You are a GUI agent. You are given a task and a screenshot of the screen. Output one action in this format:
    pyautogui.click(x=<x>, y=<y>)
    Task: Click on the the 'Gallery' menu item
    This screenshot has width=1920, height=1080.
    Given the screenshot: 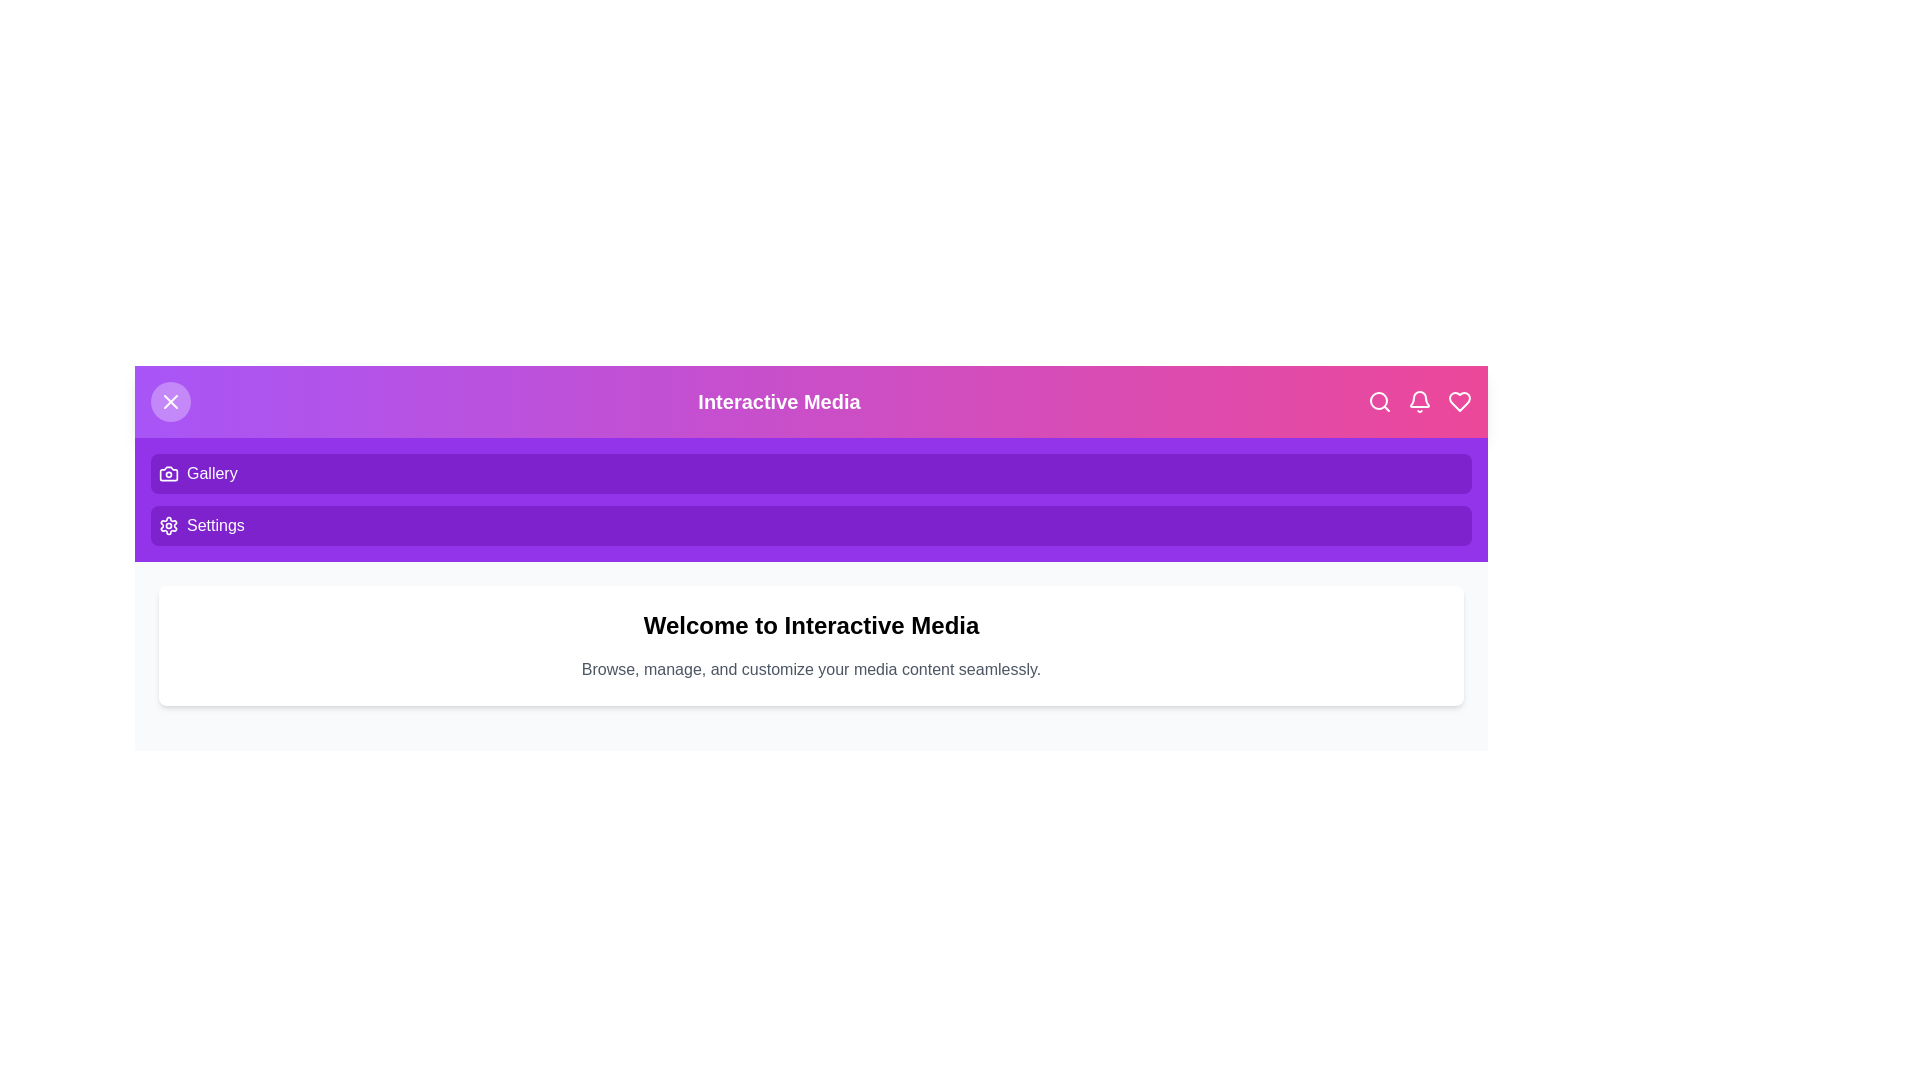 What is the action you would take?
    pyautogui.click(x=811, y=474)
    